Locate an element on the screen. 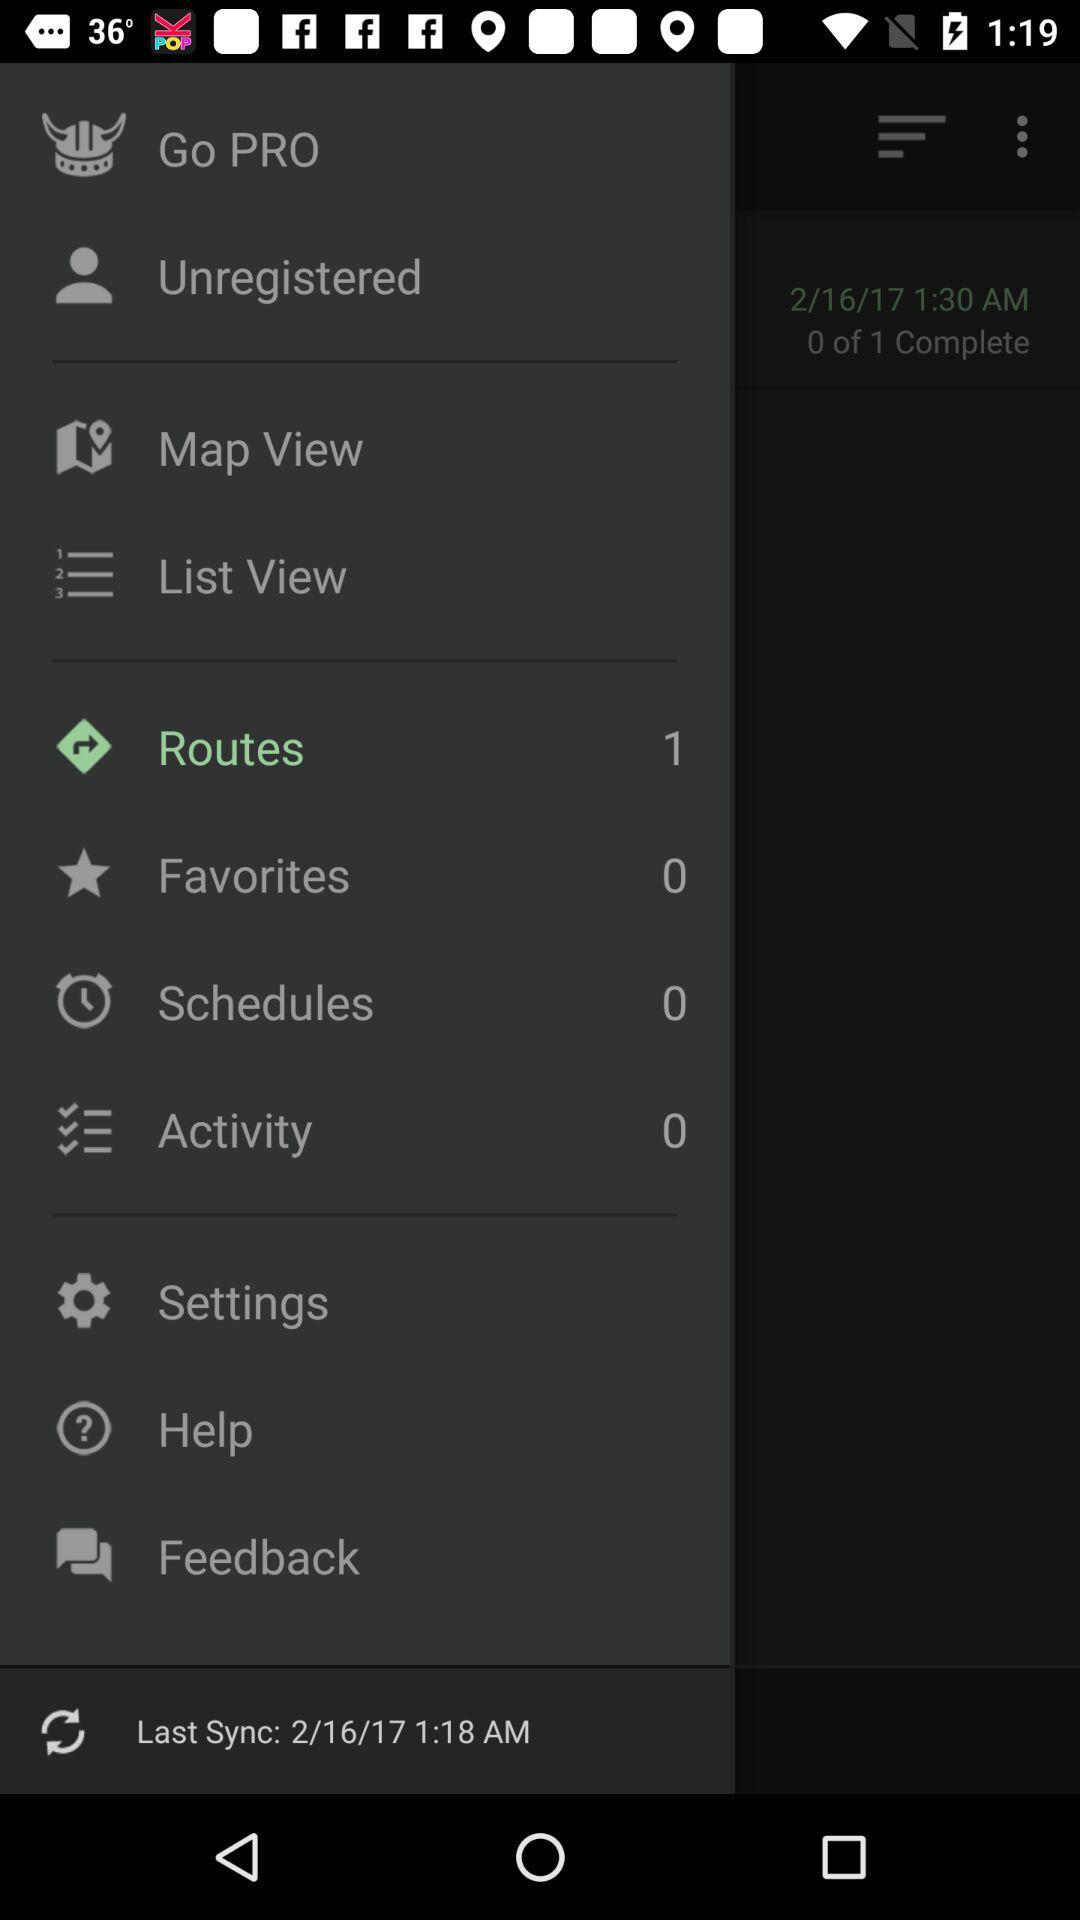 Image resolution: width=1080 pixels, height=1920 pixels. map view item is located at coordinates (416, 446).